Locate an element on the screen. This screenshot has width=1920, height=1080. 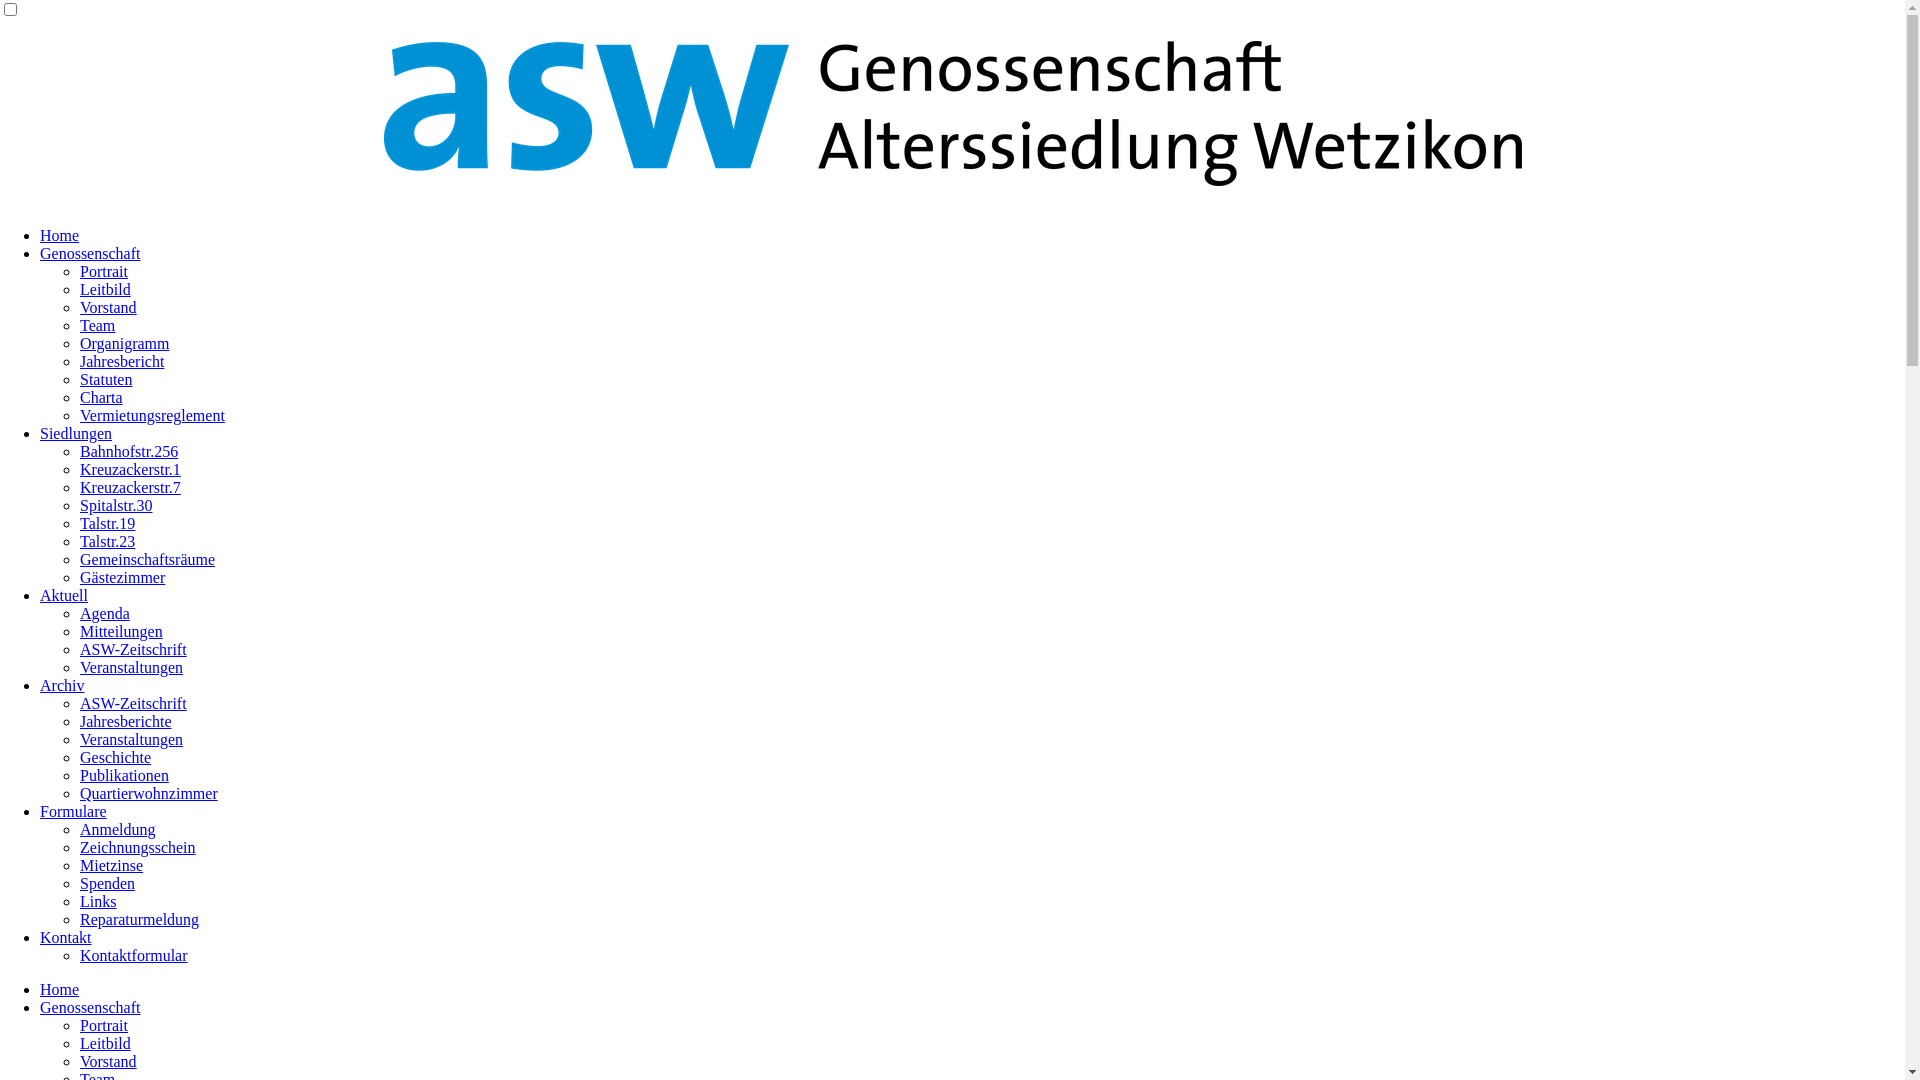
'Organigramm' is located at coordinates (80, 342).